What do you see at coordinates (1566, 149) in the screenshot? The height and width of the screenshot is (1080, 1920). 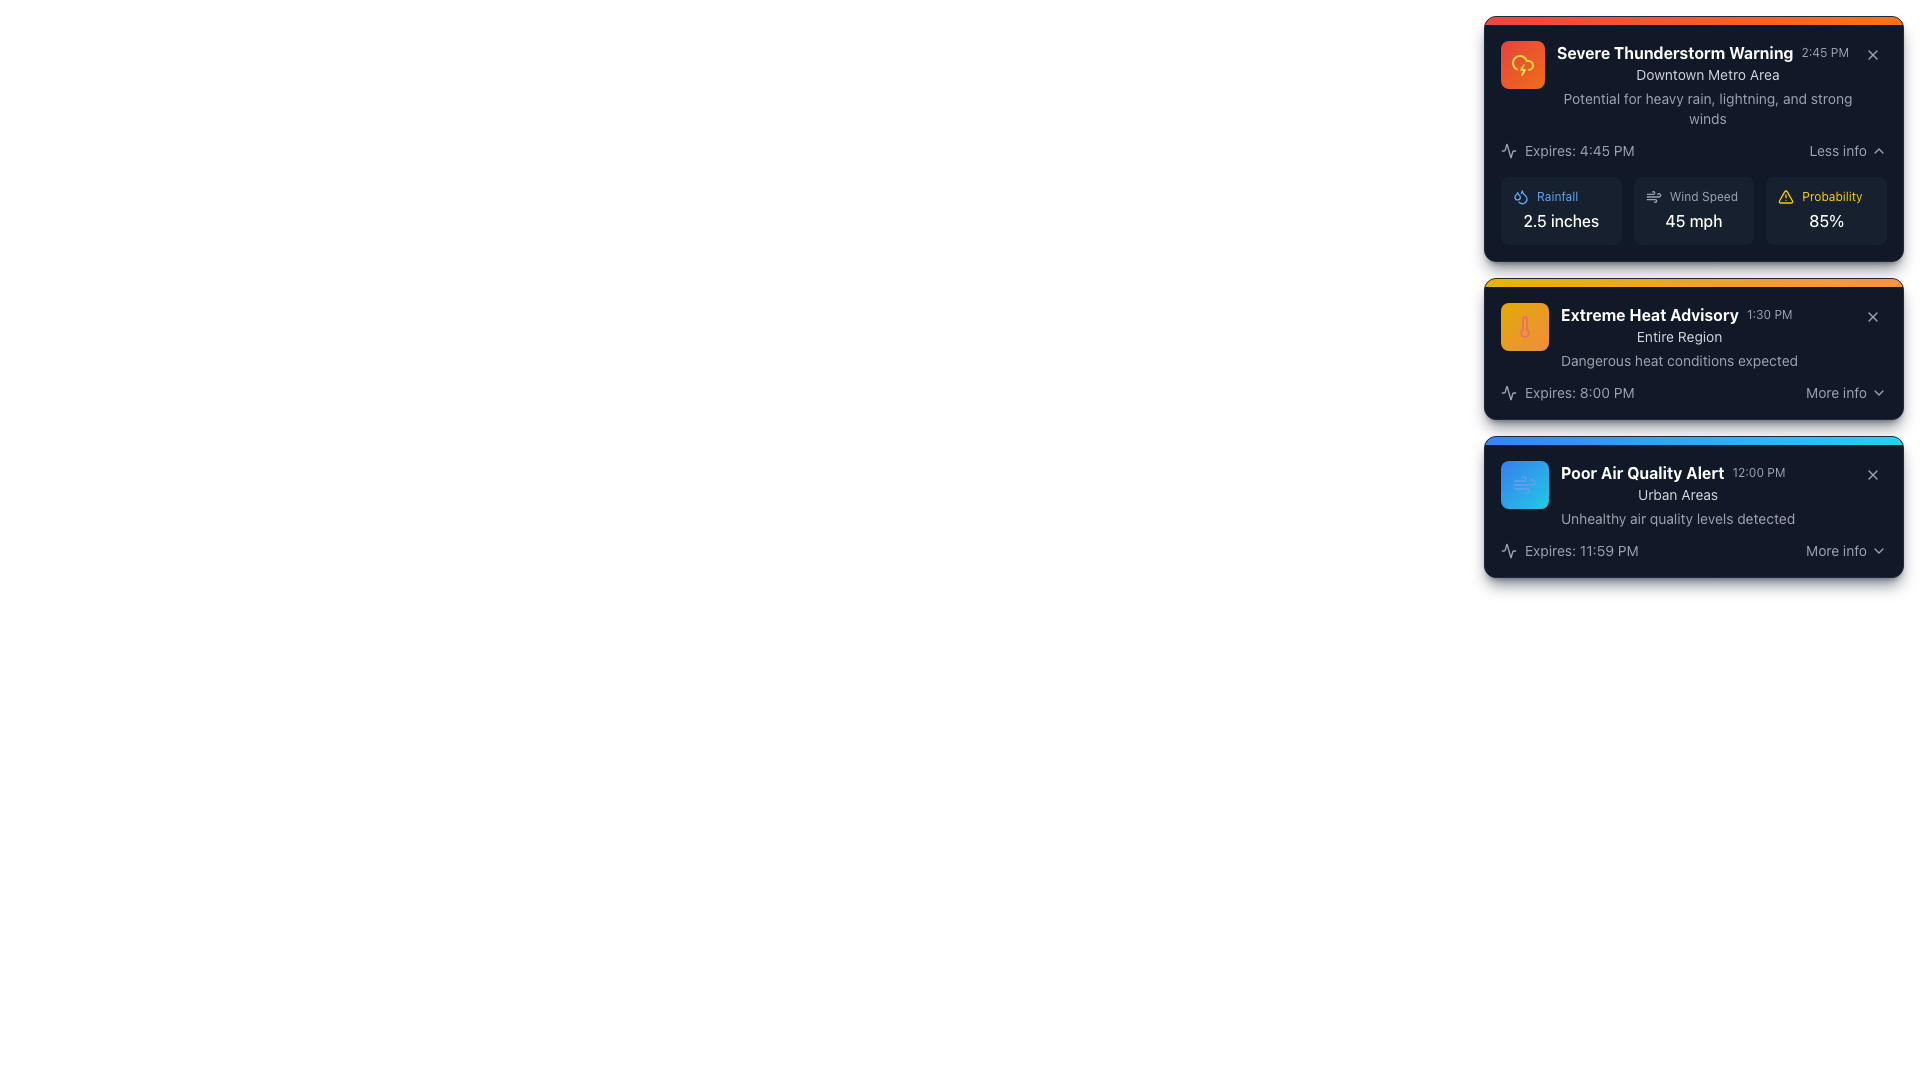 I see `text content of the Text label displaying 'Expires: 4:45 PM', which is located in the notifications panel of the 'Severe Thunderstorm Warning' card` at bounding box center [1566, 149].